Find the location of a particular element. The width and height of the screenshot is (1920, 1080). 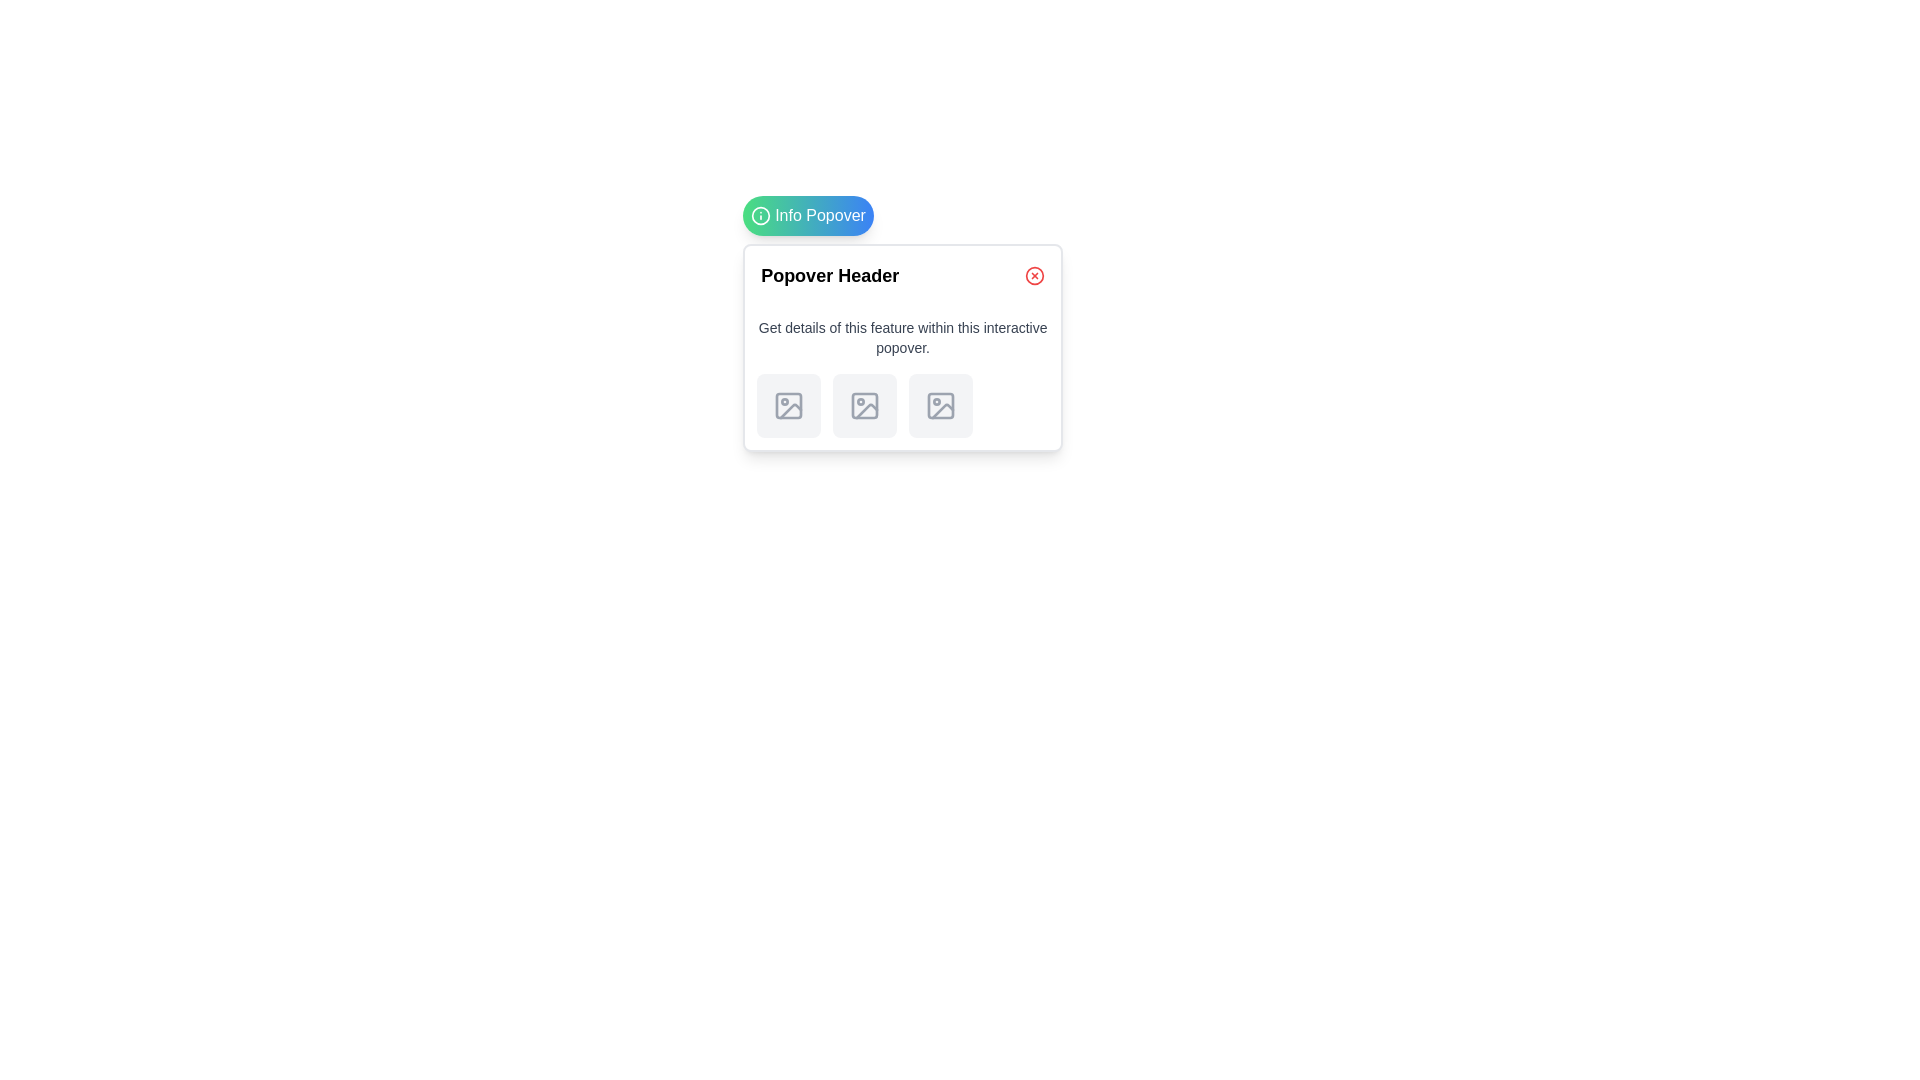

the second button at the bottom of the popover card that contains the icon symbolizing an image-related action is located at coordinates (865, 405).